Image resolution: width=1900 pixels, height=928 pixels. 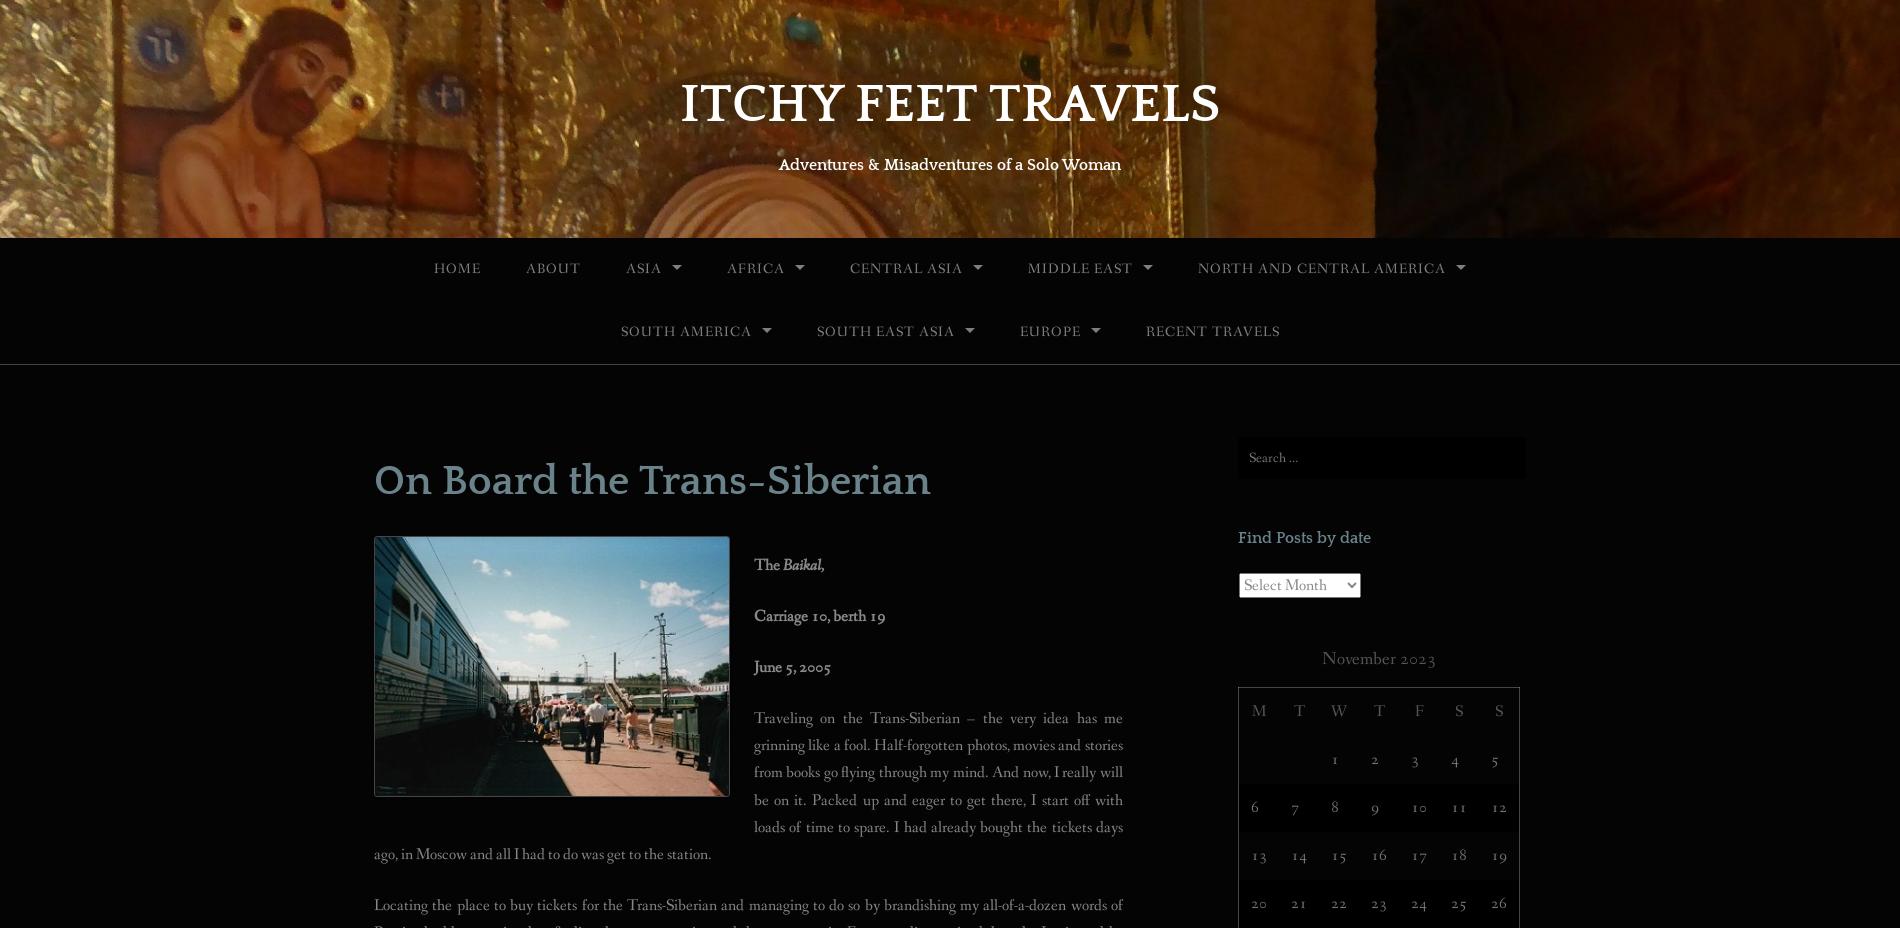 I want to click on 'Africa', so click(x=755, y=268).